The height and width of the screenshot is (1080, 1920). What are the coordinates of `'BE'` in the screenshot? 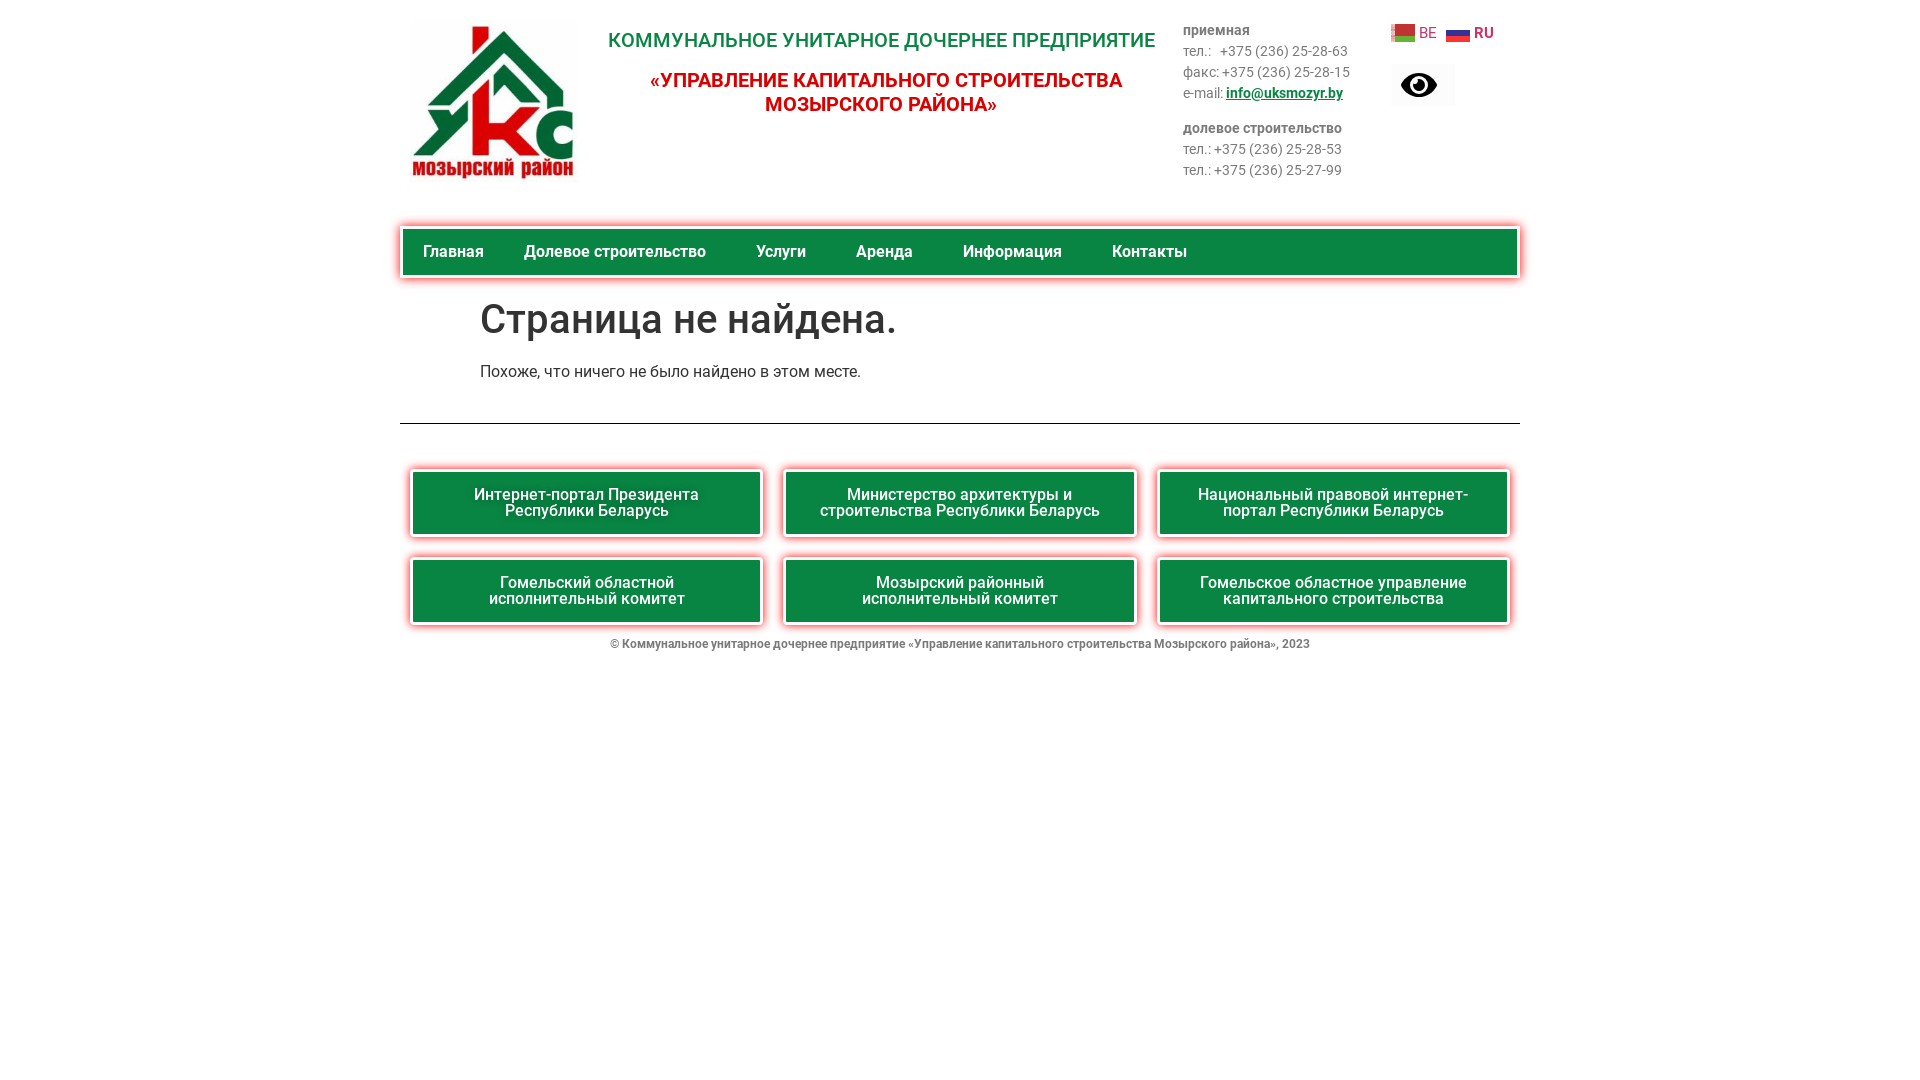 It's located at (1415, 31).